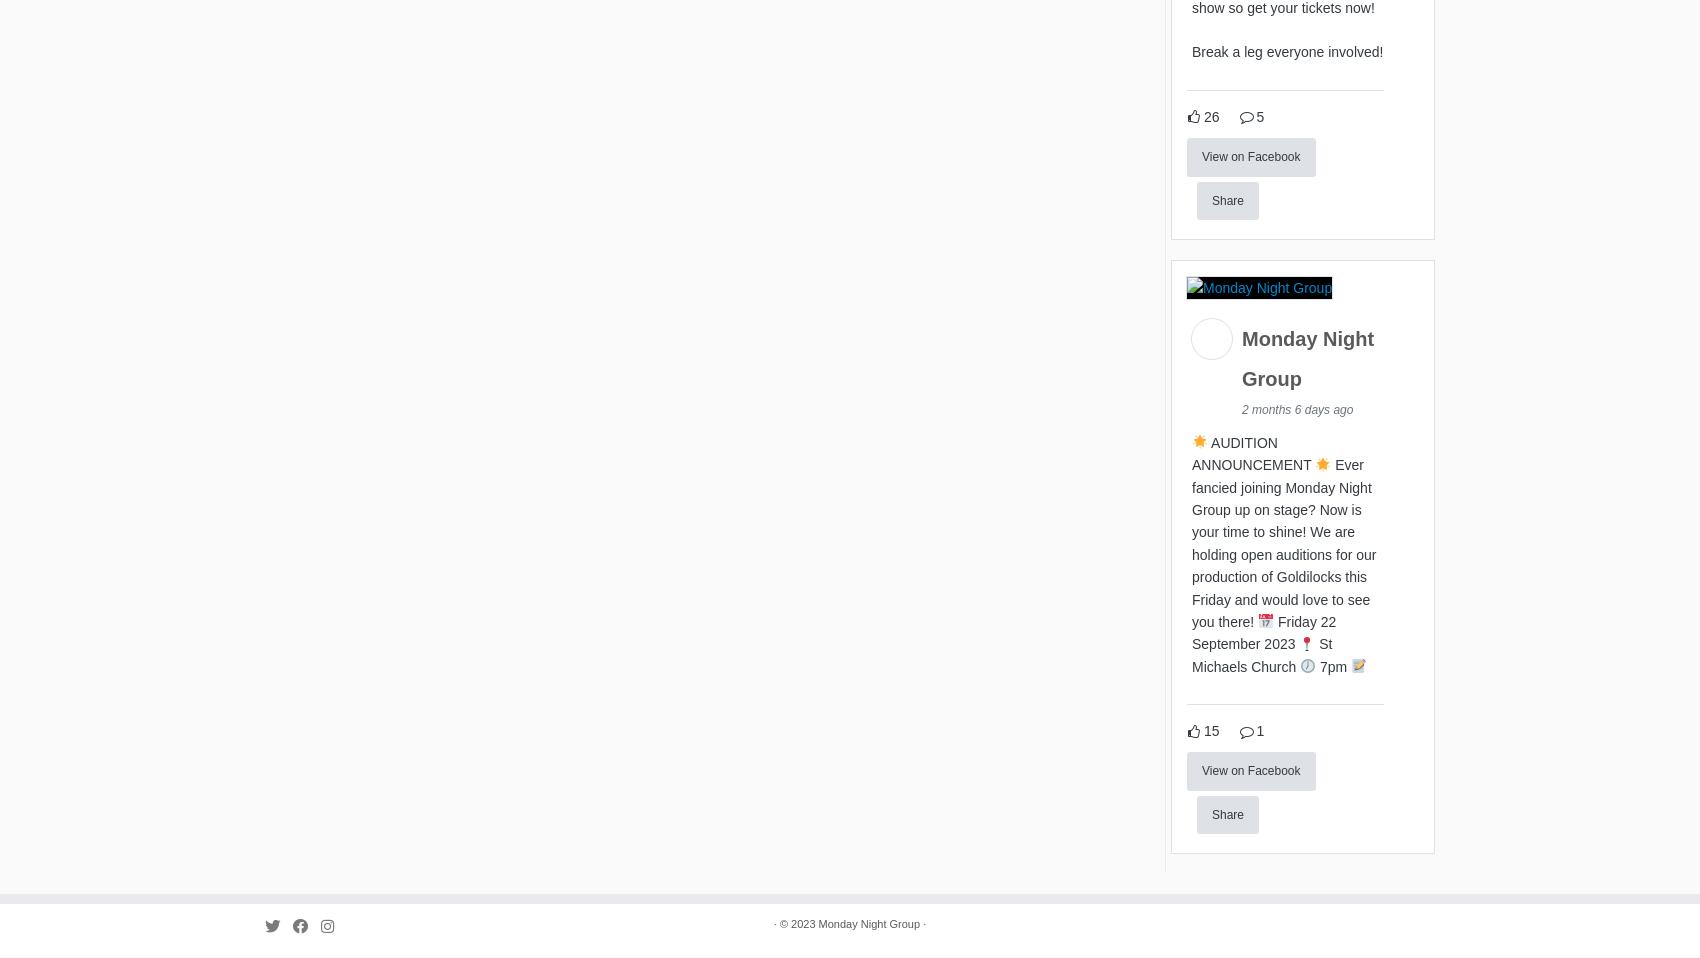 Image resolution: width=1700 pixels, height=958 pixels. I want to click on 'AUDITION ANNOUNCEMENT', so click(1252, 457).